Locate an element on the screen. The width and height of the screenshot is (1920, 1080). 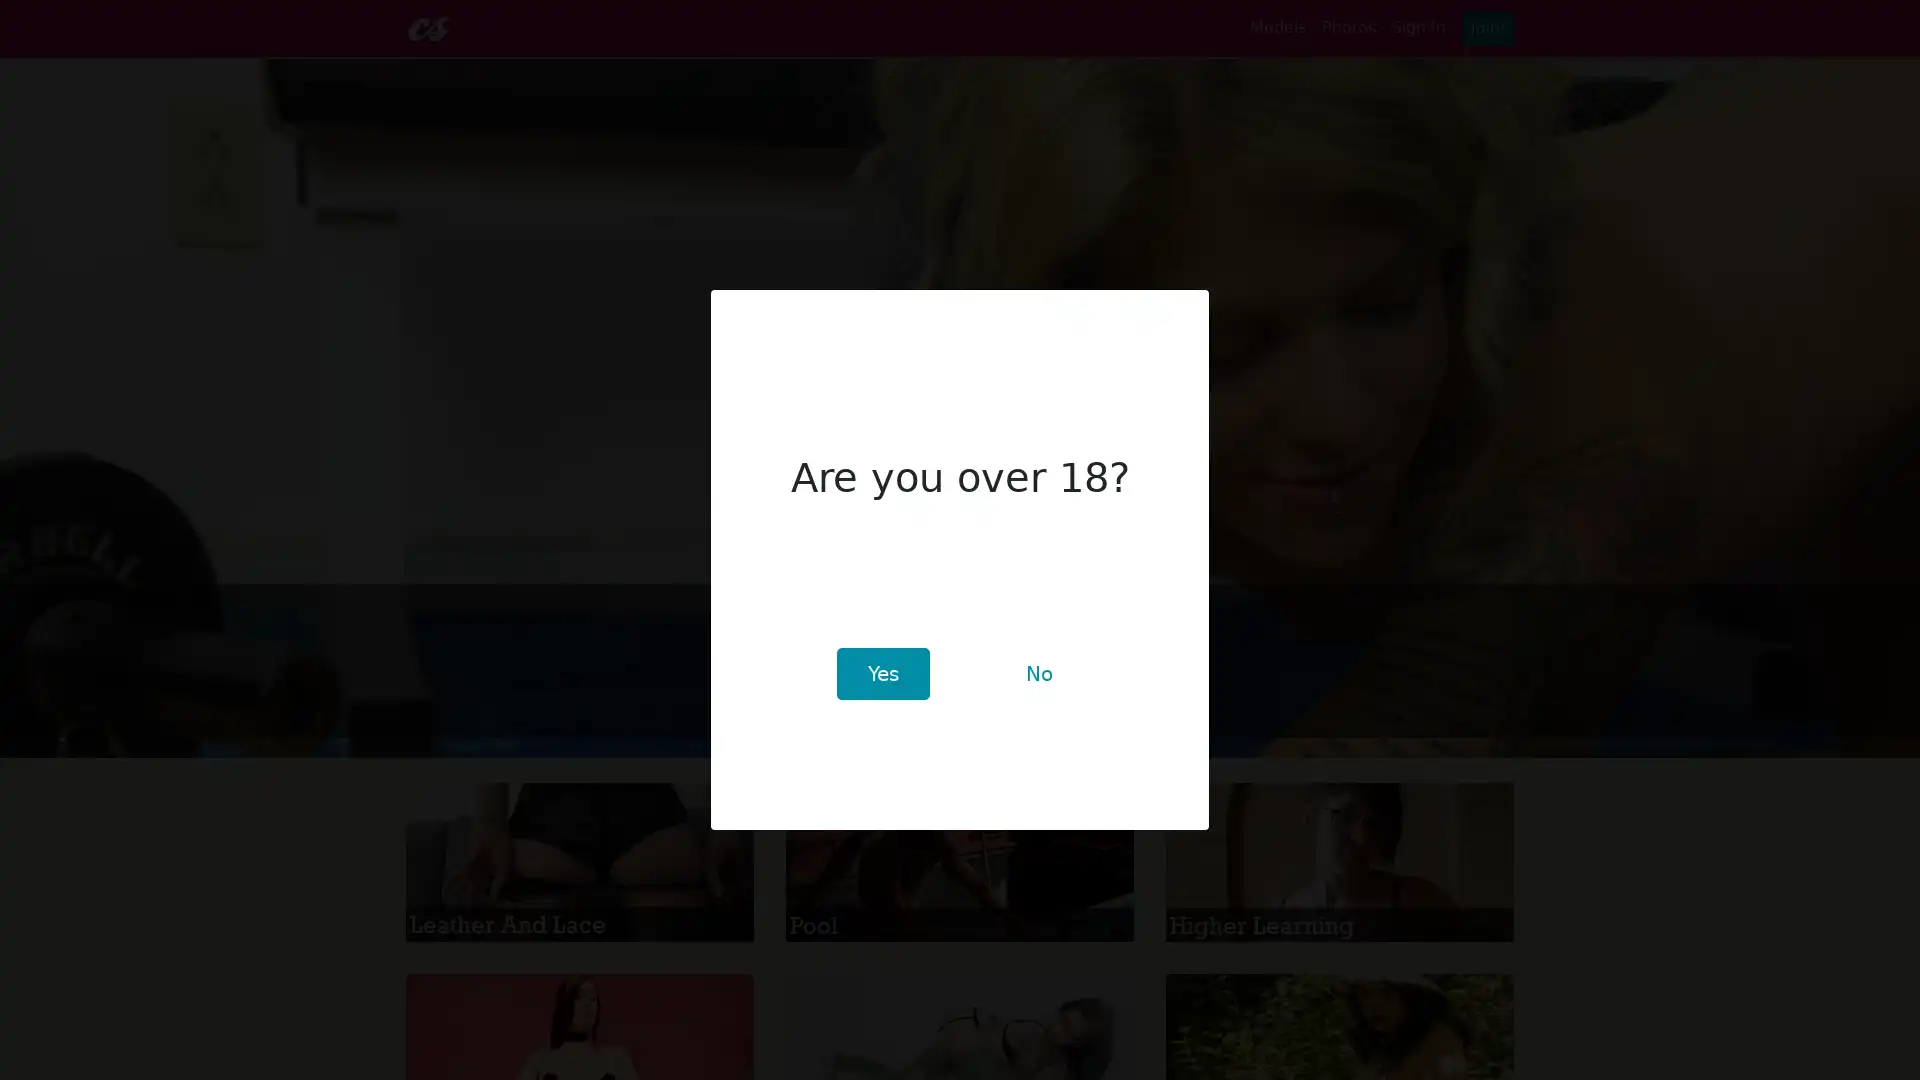
Yes is located at coordinates (881, 674).